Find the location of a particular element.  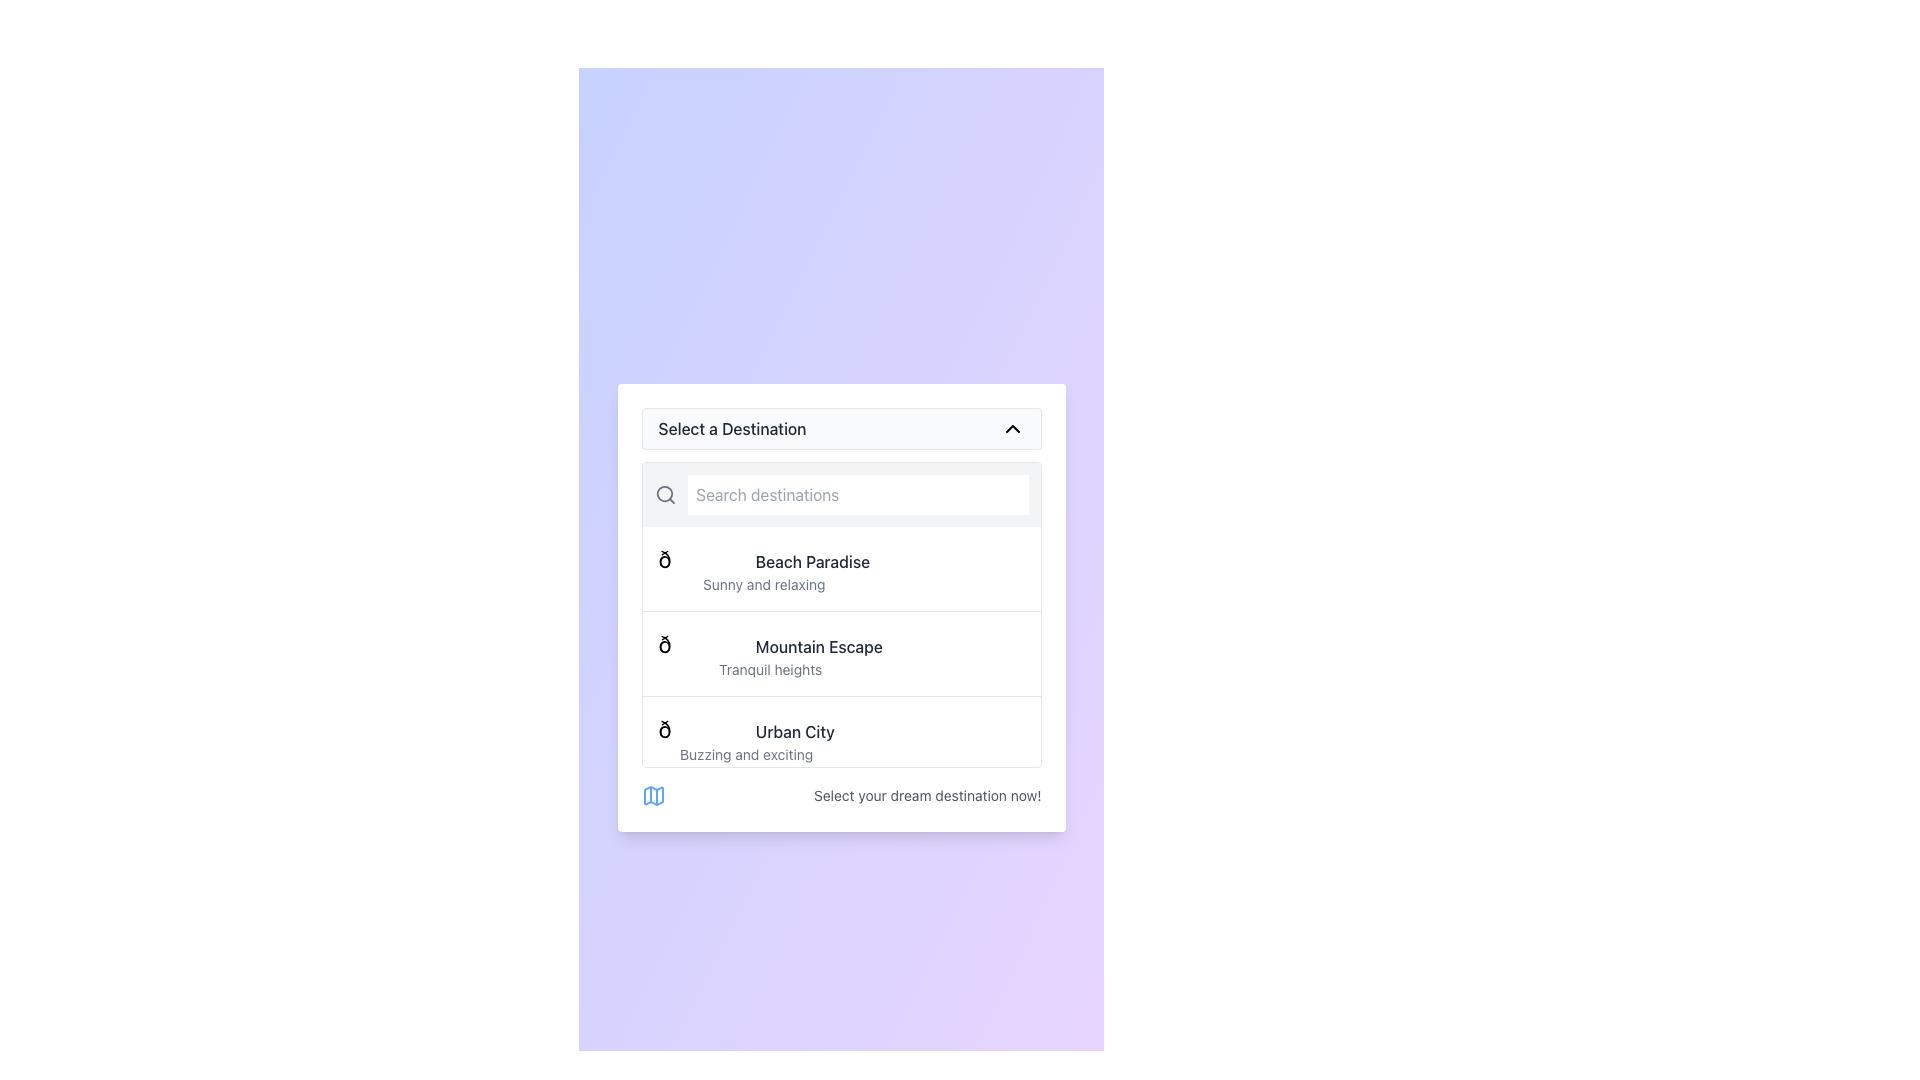

the filled dot SVG Circle Element that is part of the magnifying glass icon, located next to the search input field at the top of the destination selection interface is located at coordinates (664, 494).